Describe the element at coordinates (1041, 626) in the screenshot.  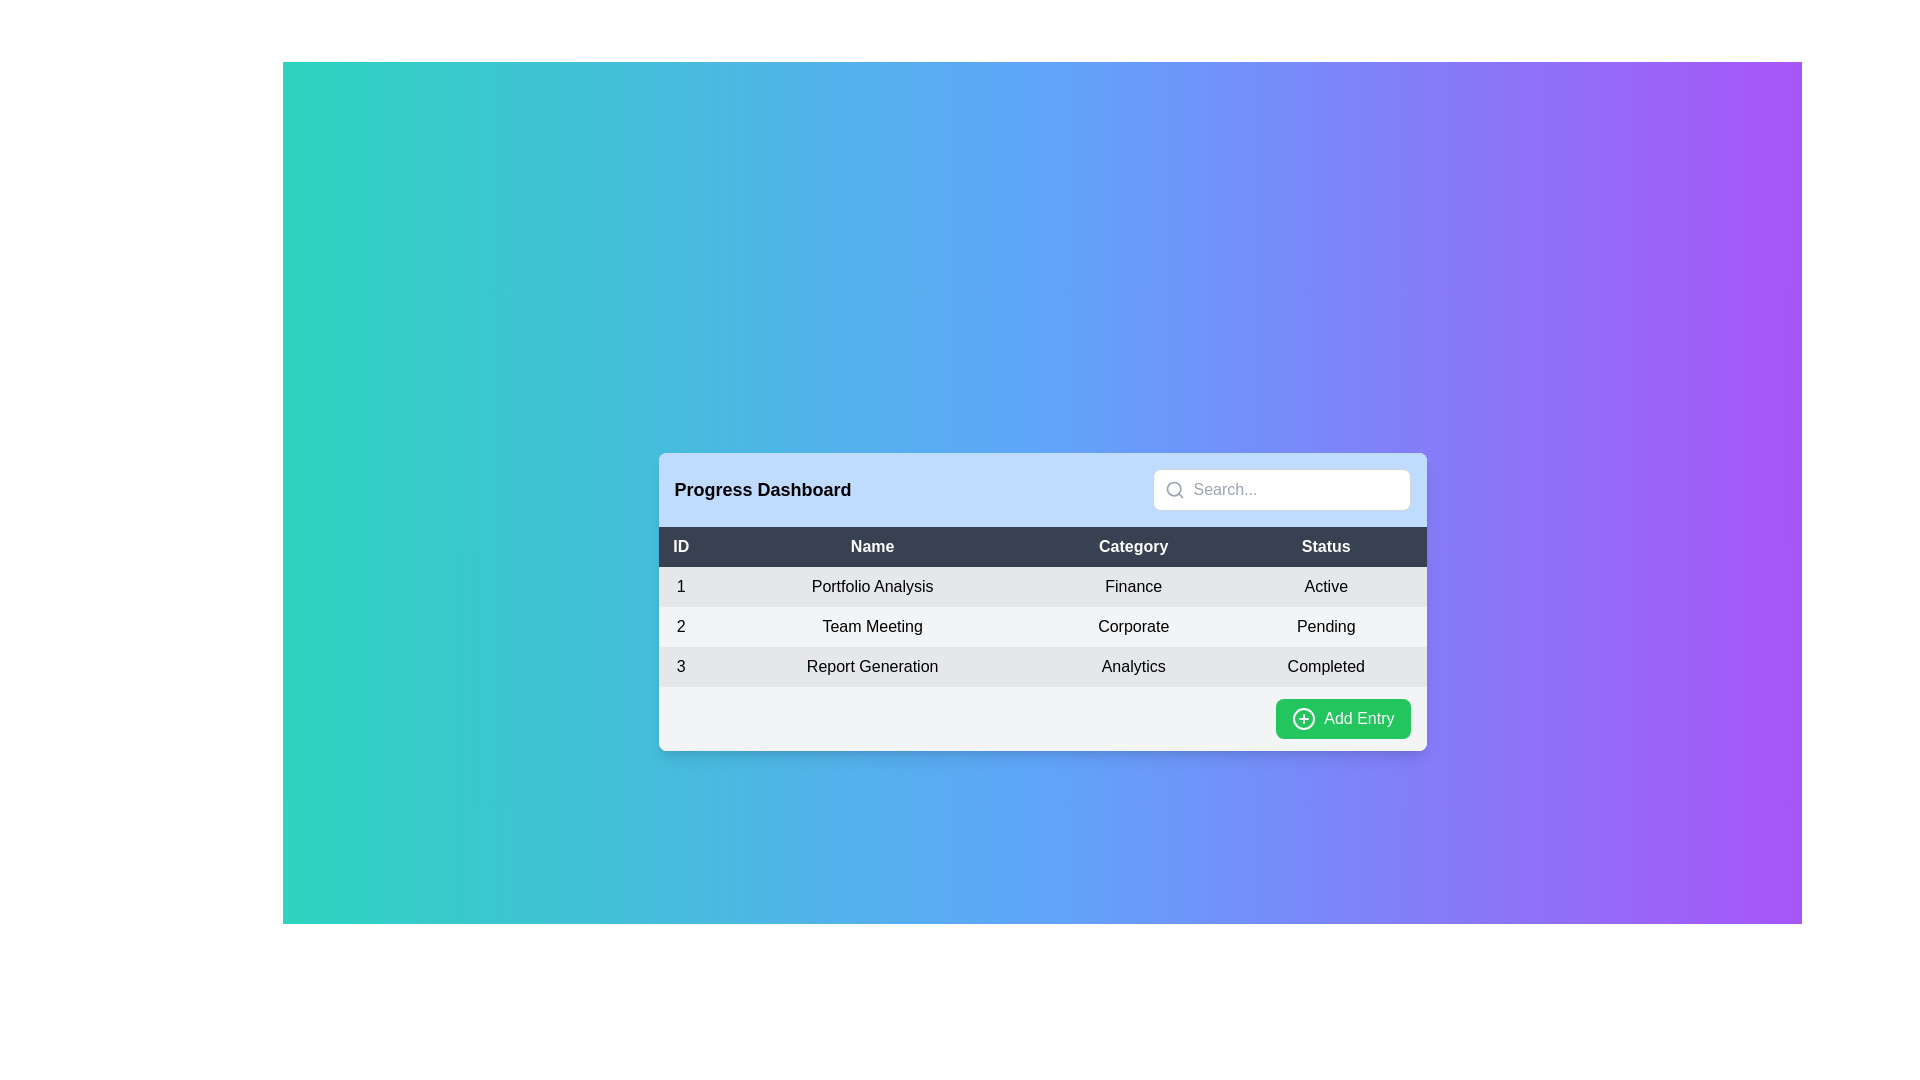
I see `the cell in the second row of the table that contains details about a team meeting categorized under 'Corporate' with a status of 'Pending'` at that location.